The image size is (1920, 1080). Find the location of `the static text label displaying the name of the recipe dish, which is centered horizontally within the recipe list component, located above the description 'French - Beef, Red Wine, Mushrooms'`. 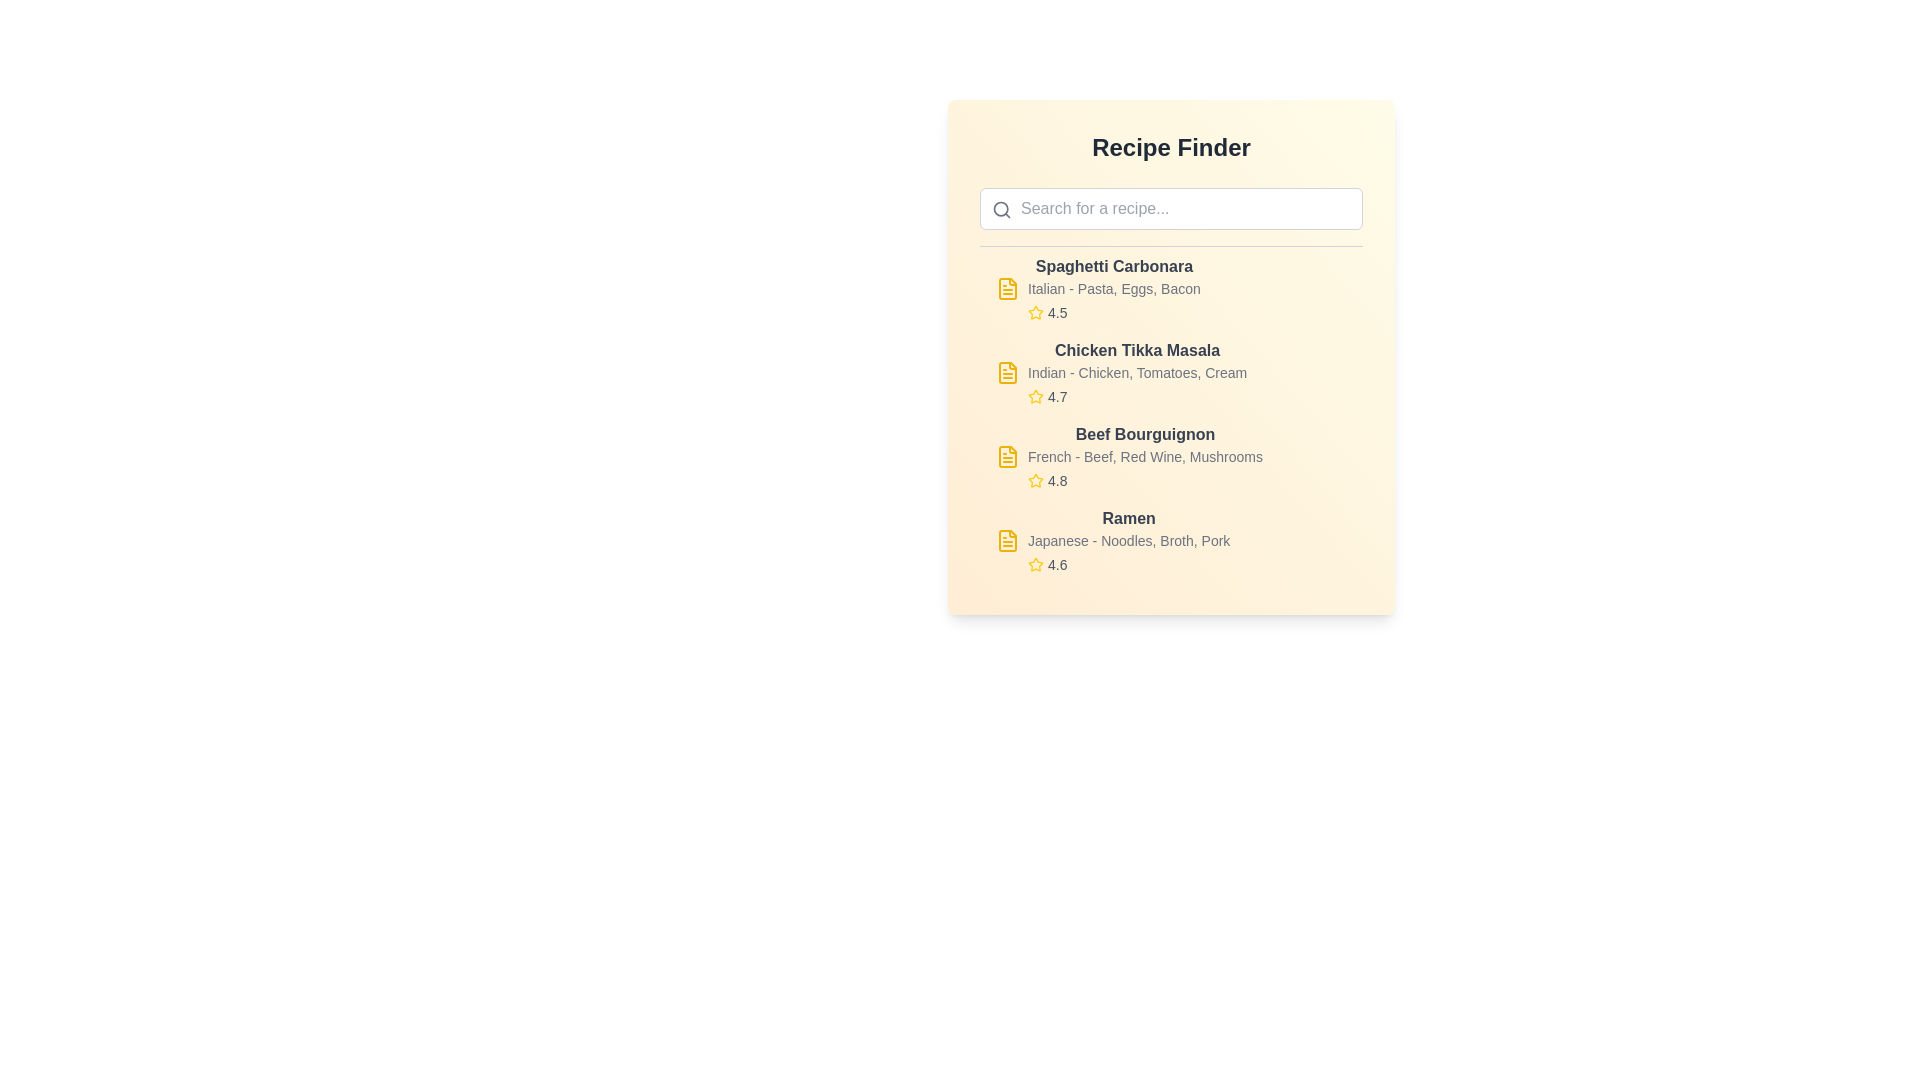

the static text label displaying the name of the recipe dish, which is centered horizontally within the recipe list component, located above the description 'French - Beef, Red Wine, Mushrooms' is located at coordinates (1145, 434).